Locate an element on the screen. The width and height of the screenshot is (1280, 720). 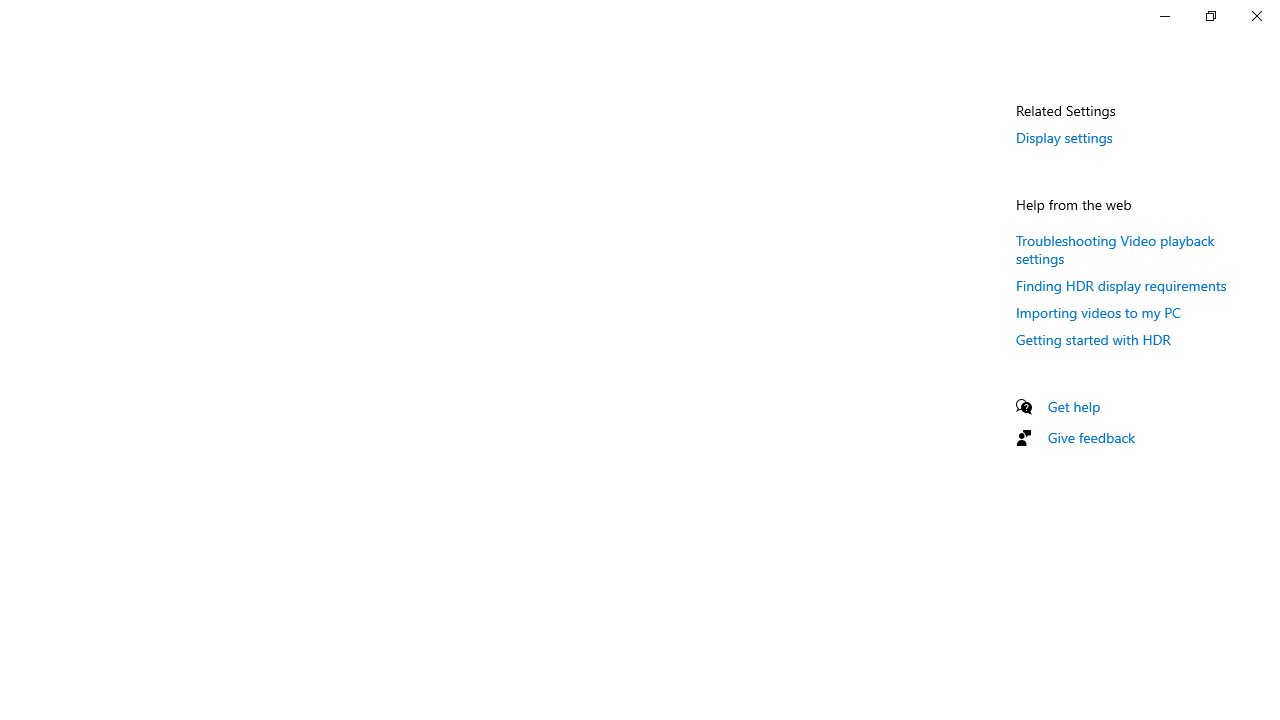
'Get help' is located at coordinates (1073, 405).